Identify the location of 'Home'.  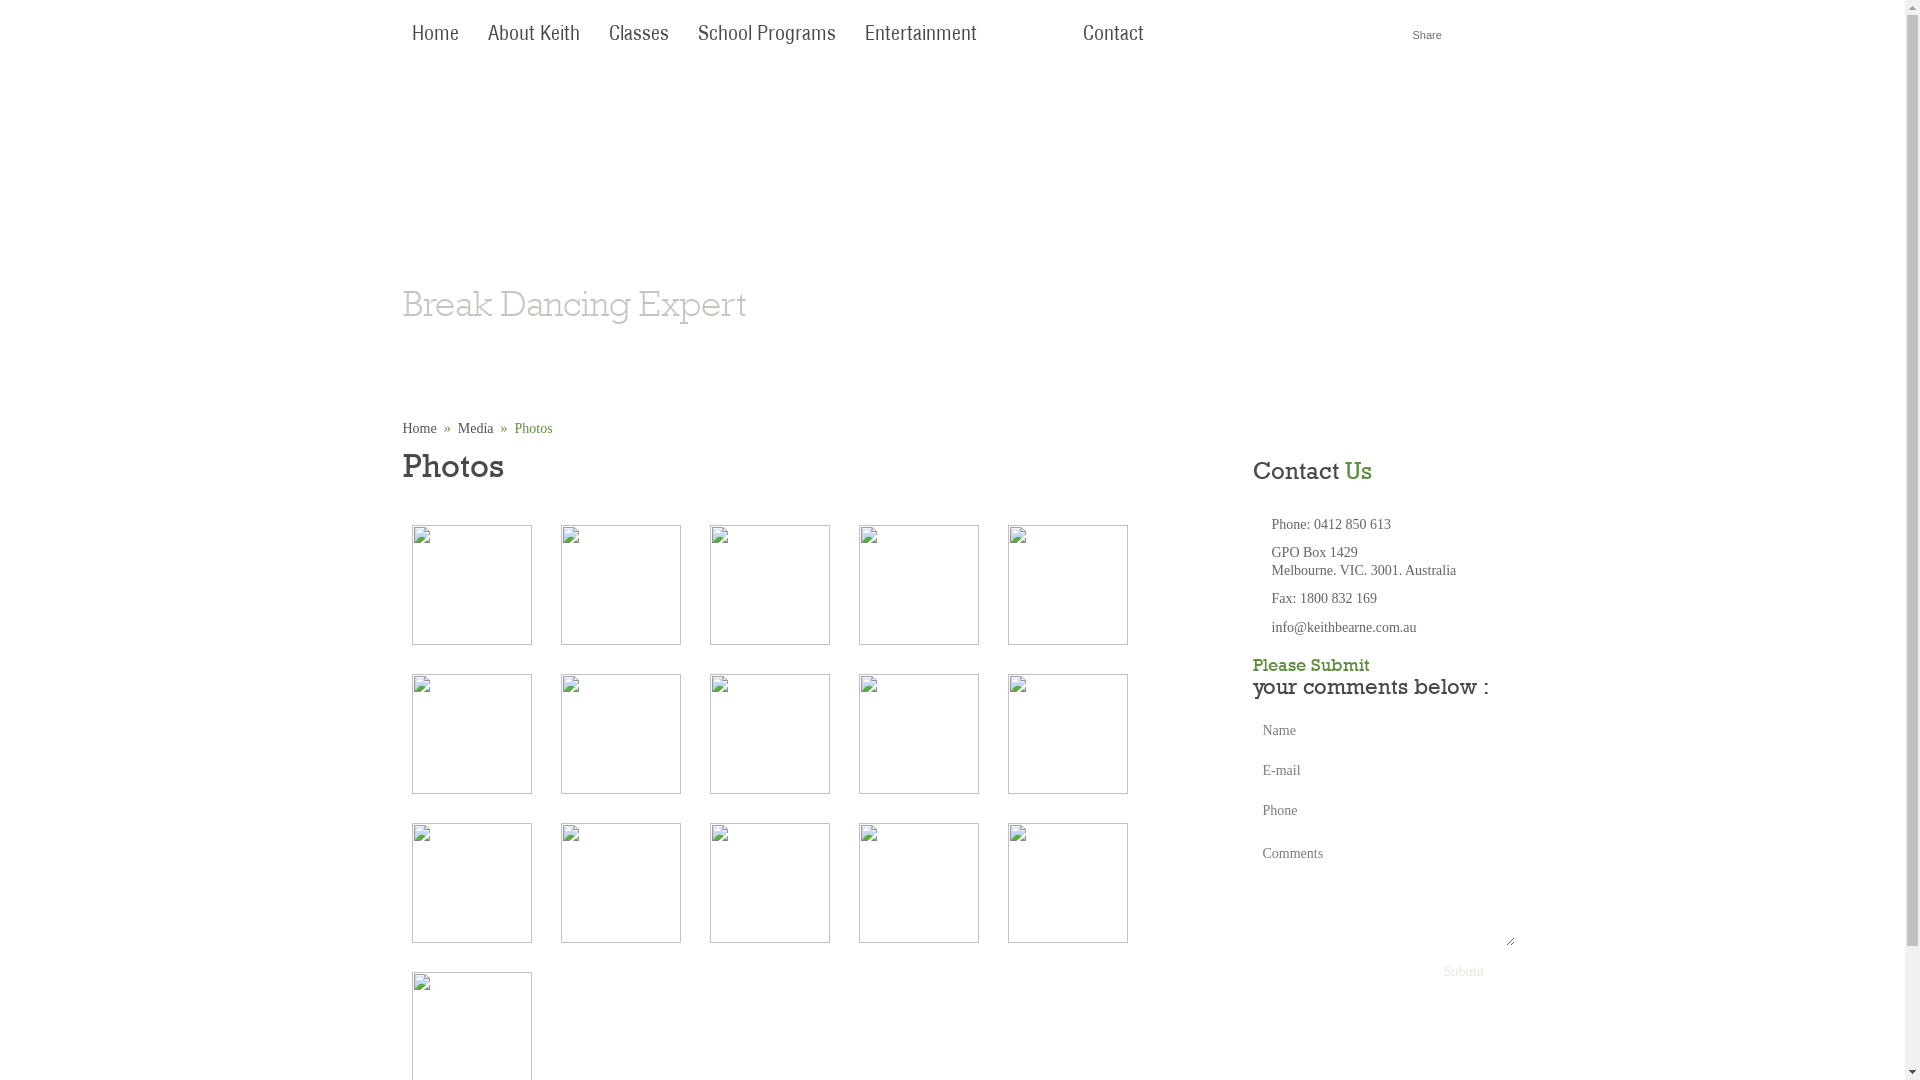
(401, 427).